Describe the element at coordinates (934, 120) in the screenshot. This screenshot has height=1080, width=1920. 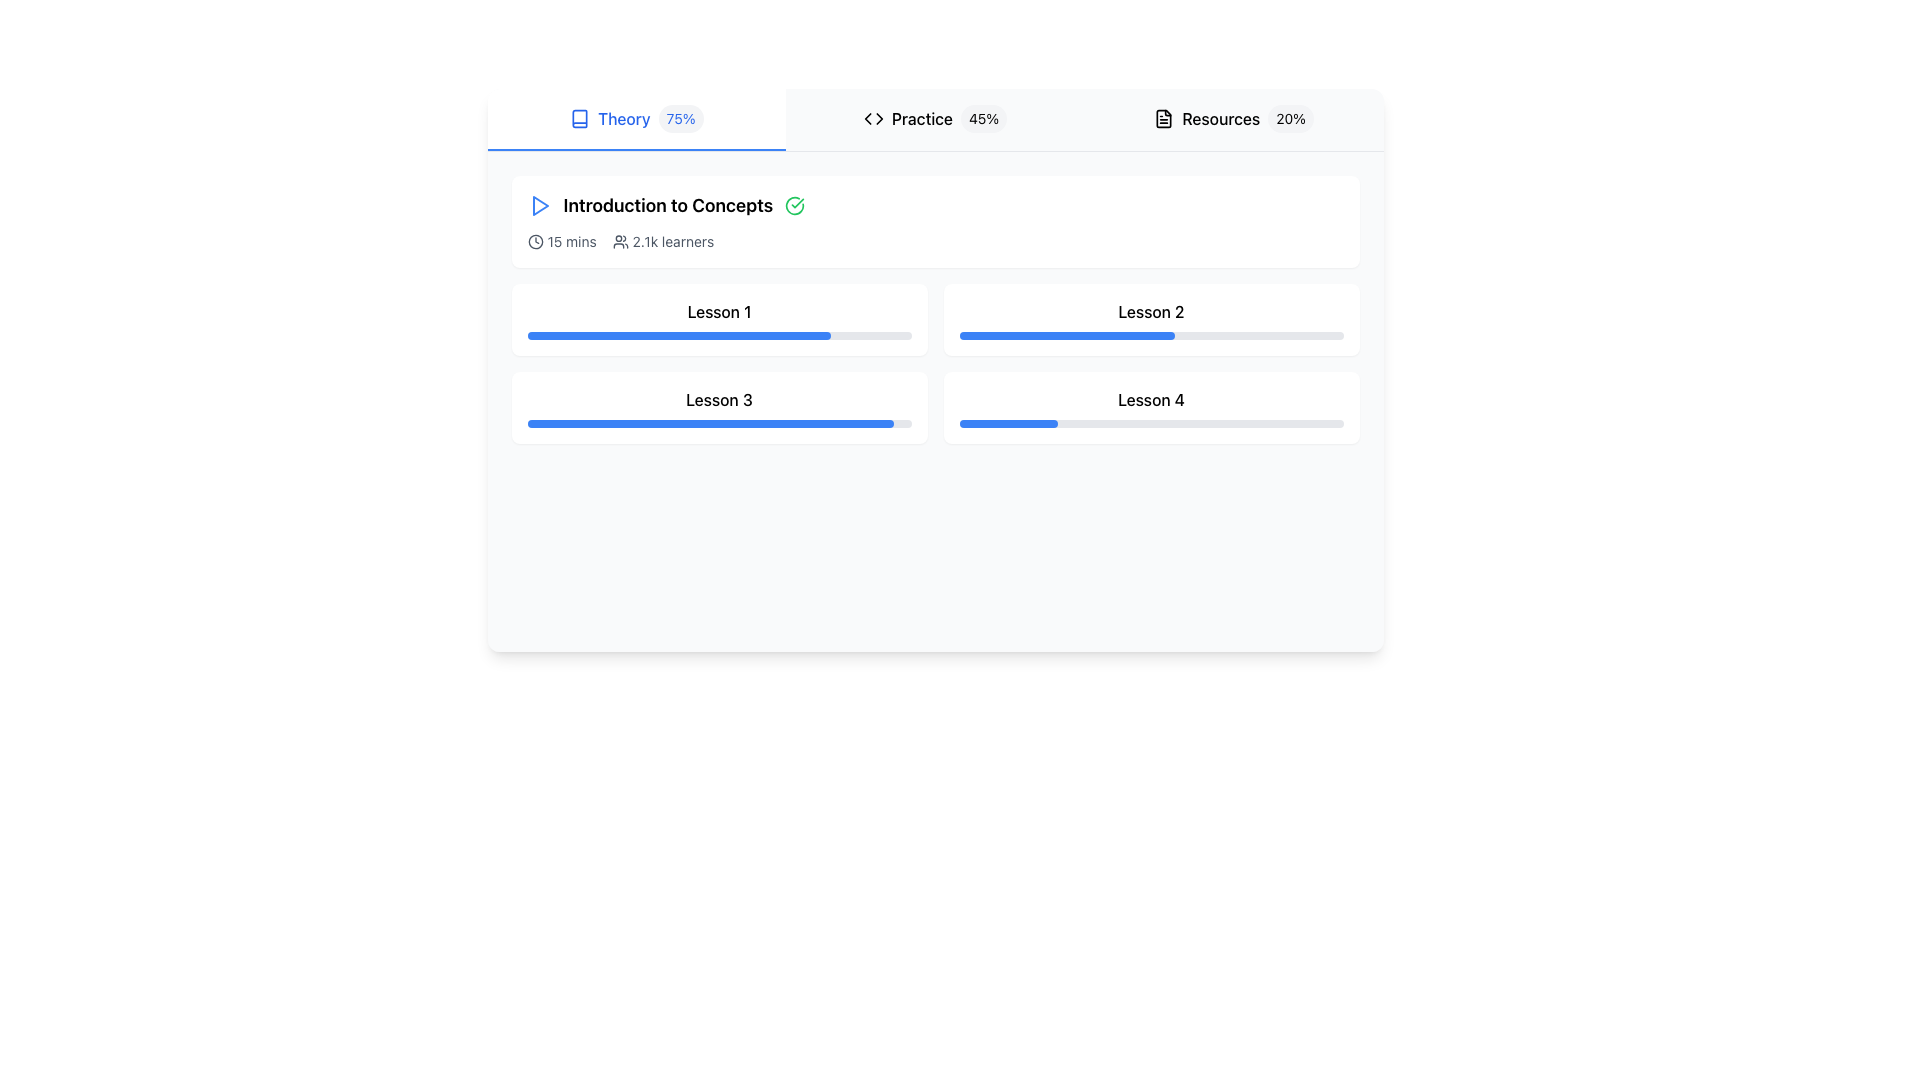
I see `the Tab Group element that serves as a navigation bar for 'Theory', 'Practice', and 'Resources'` at that location.